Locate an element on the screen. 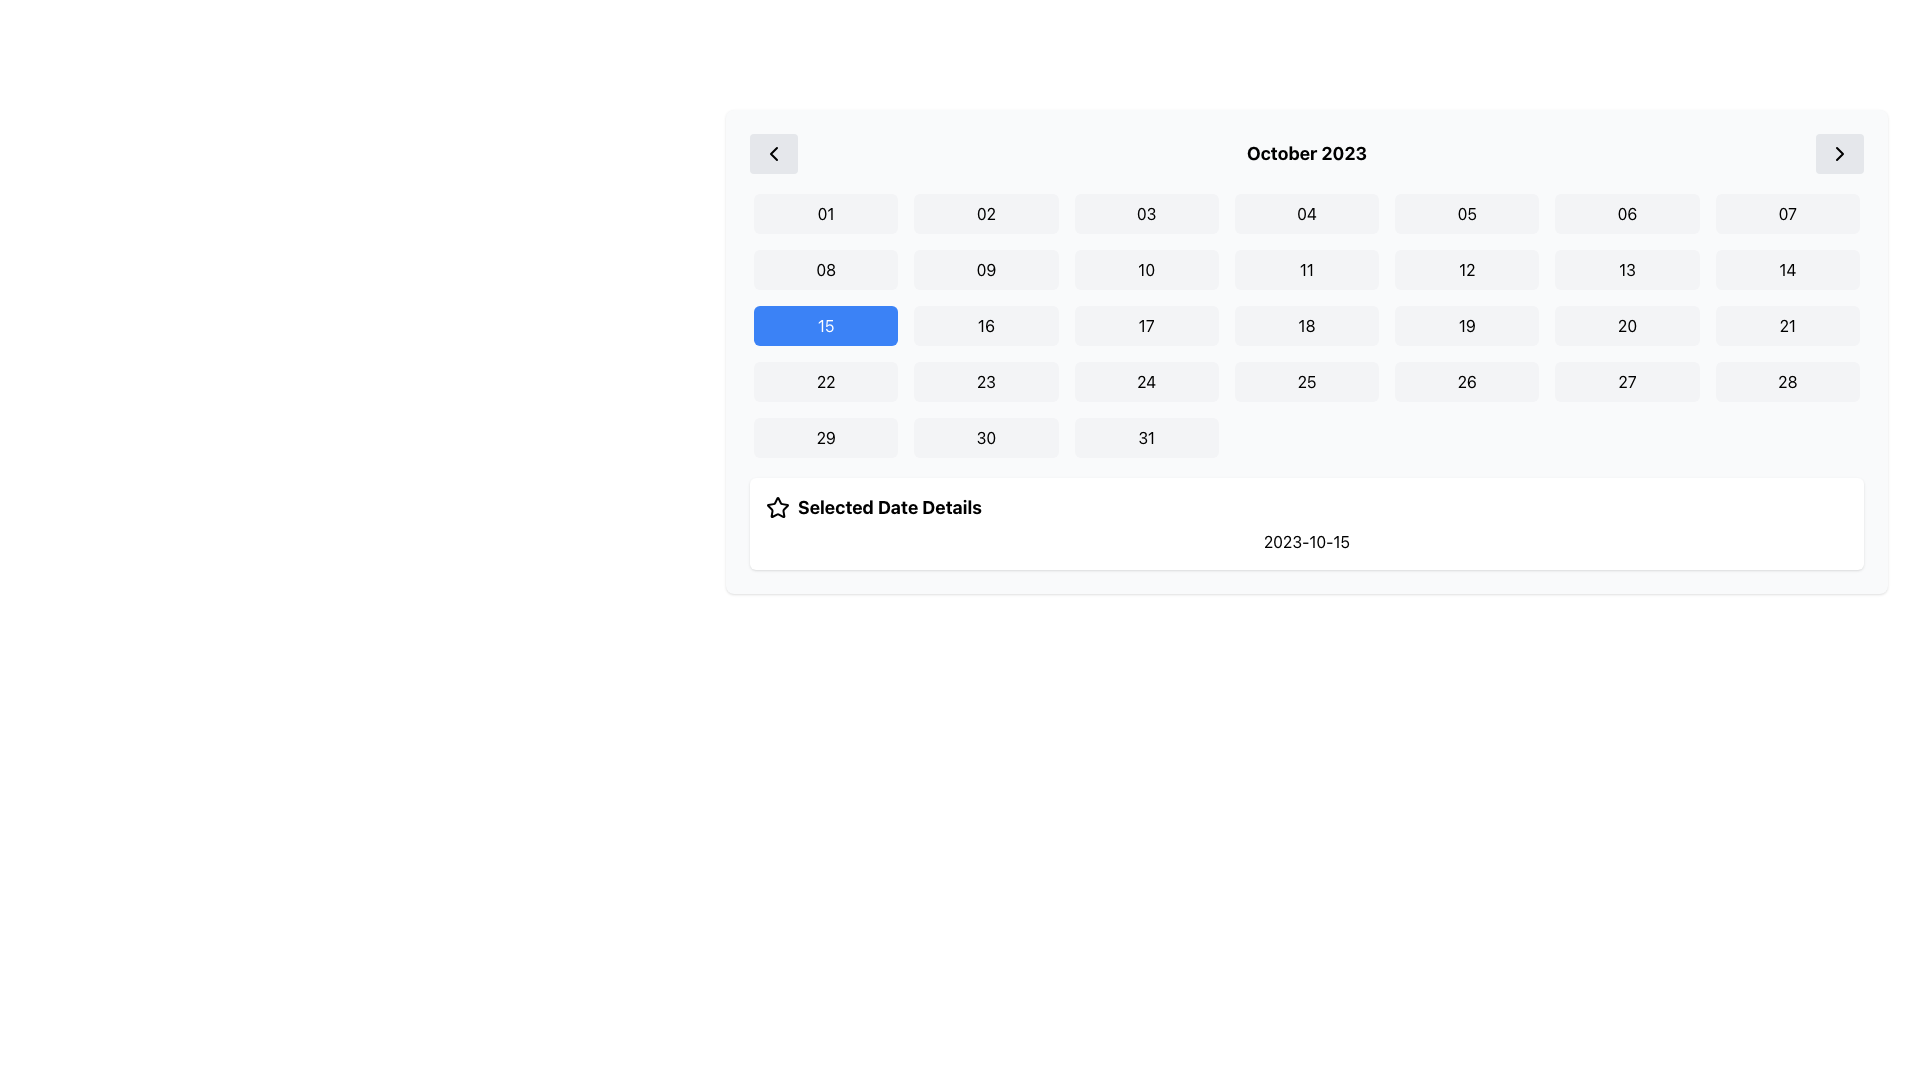  the cell representing the 12th day of October 2023 in the calendar grid is located at coordinates (1467, 270).